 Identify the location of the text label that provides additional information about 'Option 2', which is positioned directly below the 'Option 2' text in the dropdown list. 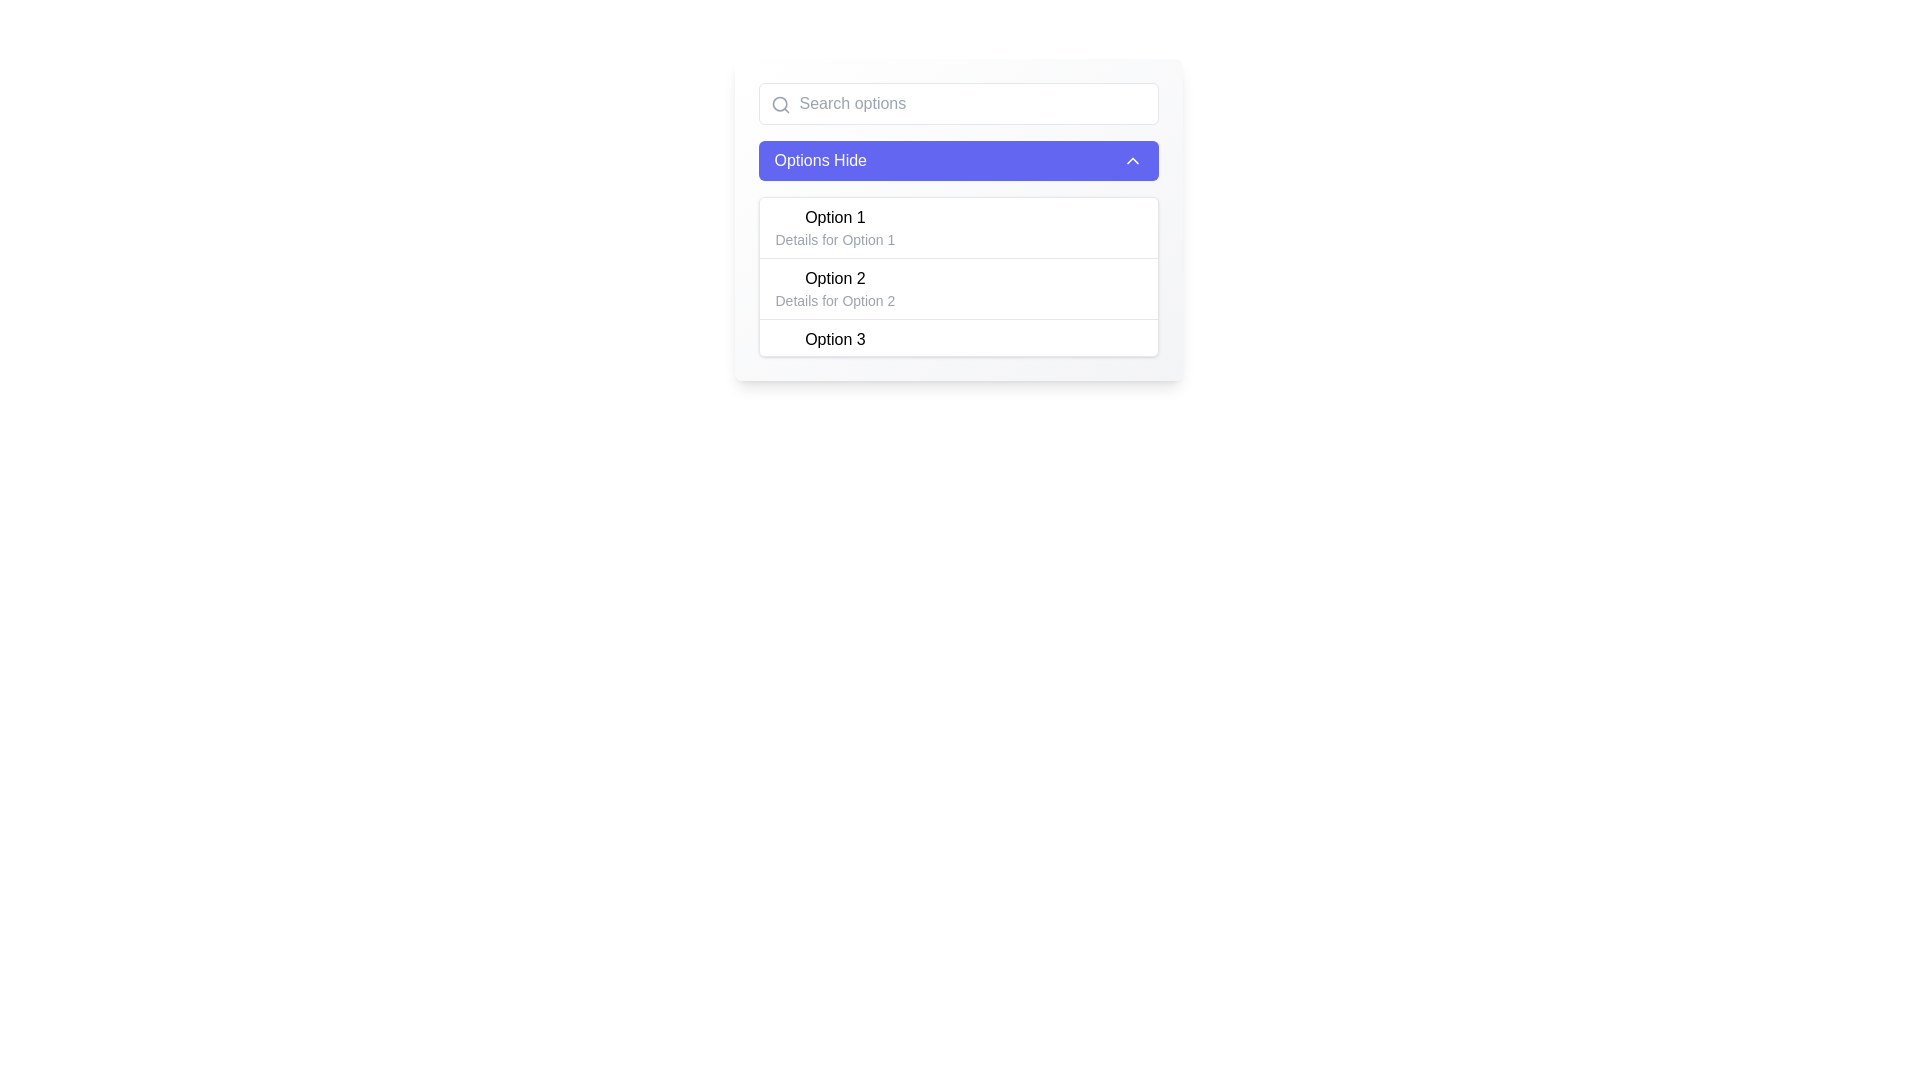
(835, 300).